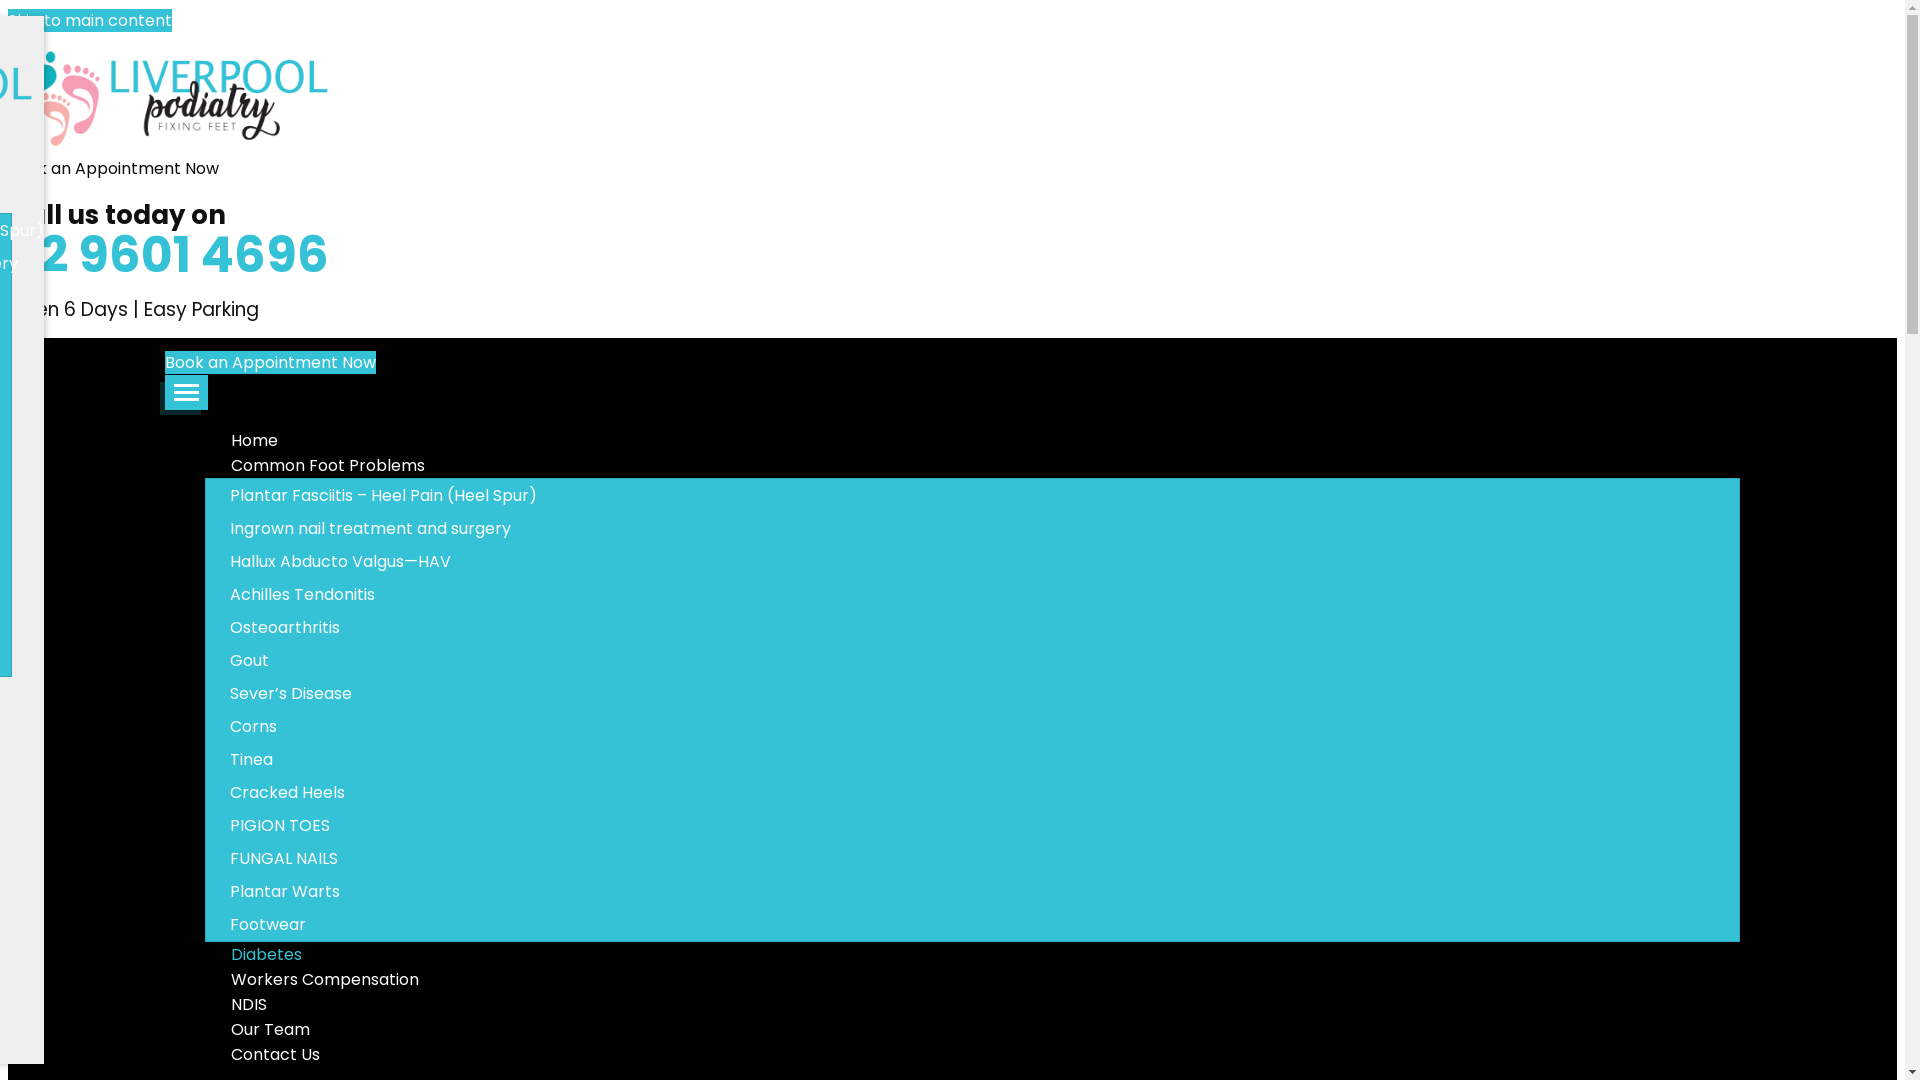  What do you see at coordinates (168, 253) in the screenshot?
I see `'02 9601 4696'` at bounding box center [168, 253].